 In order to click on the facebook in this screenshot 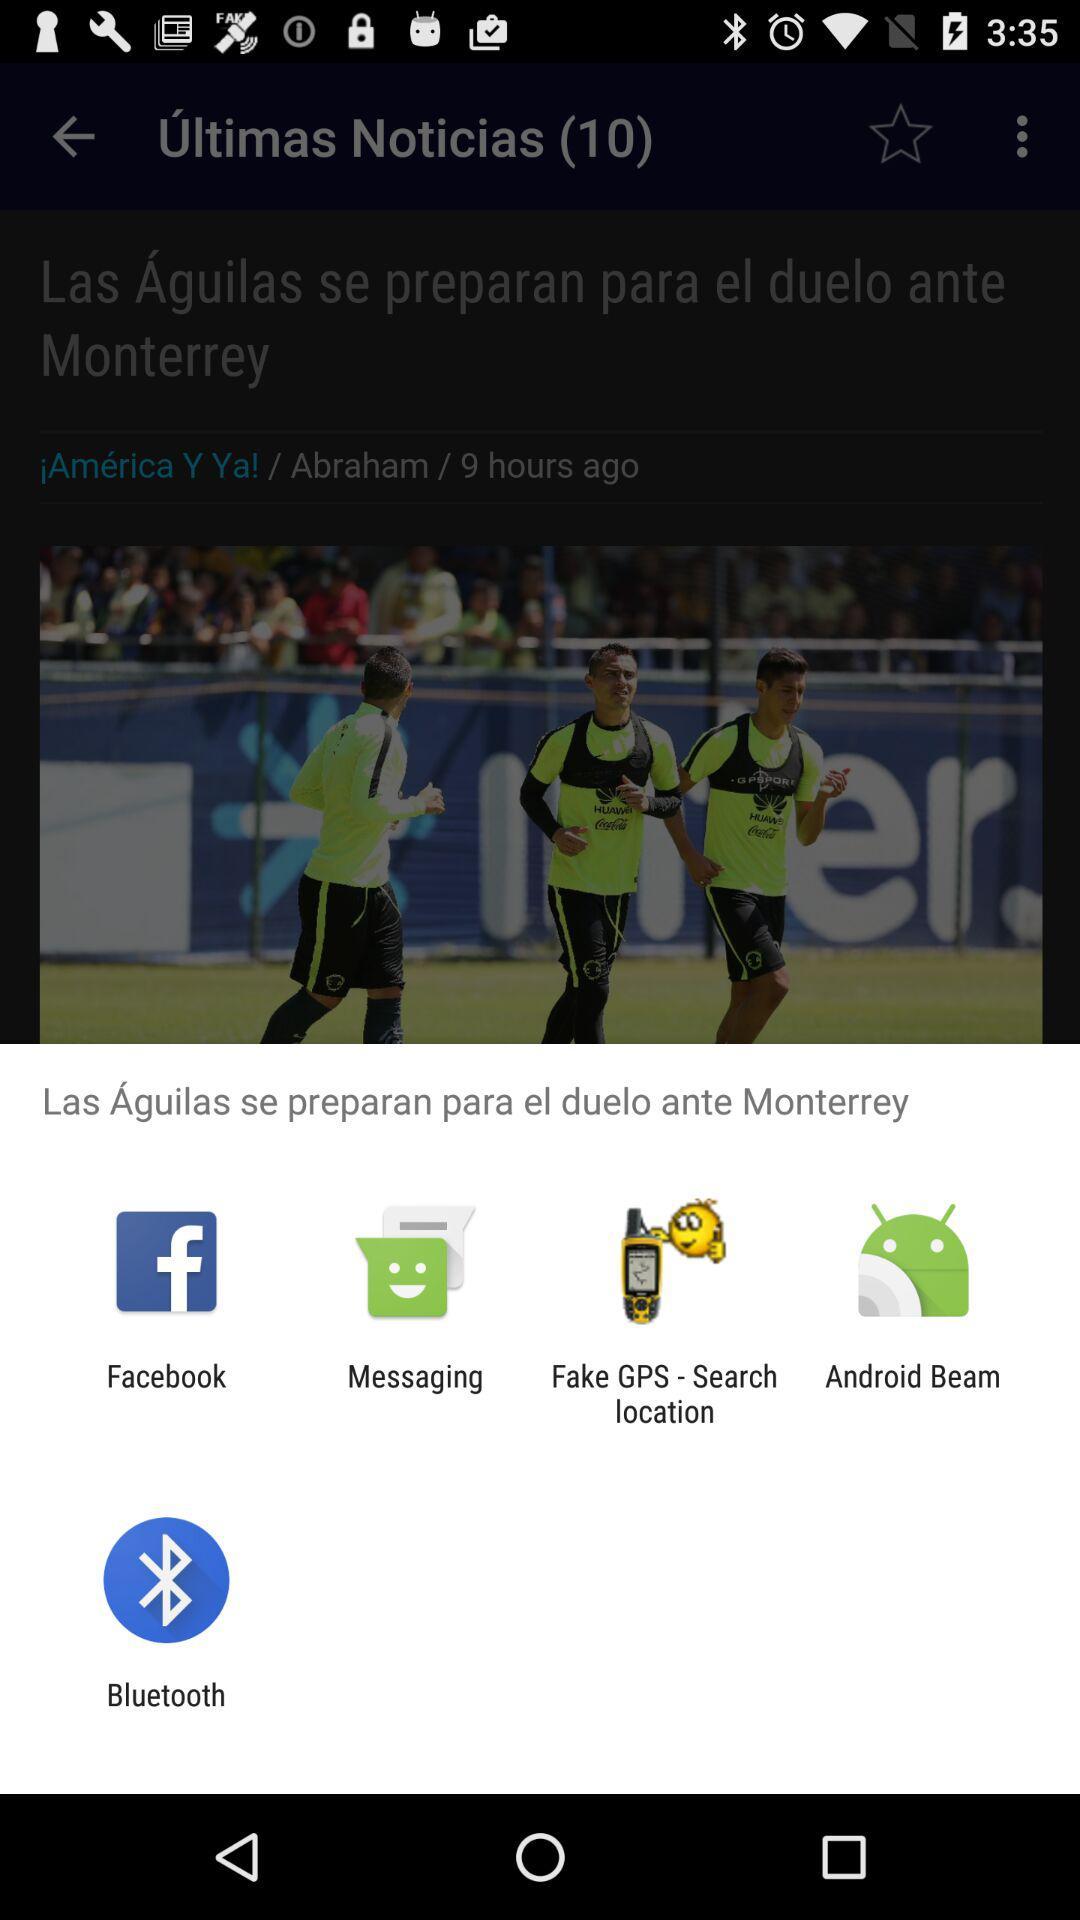, I will do `click(165, 1392)`.